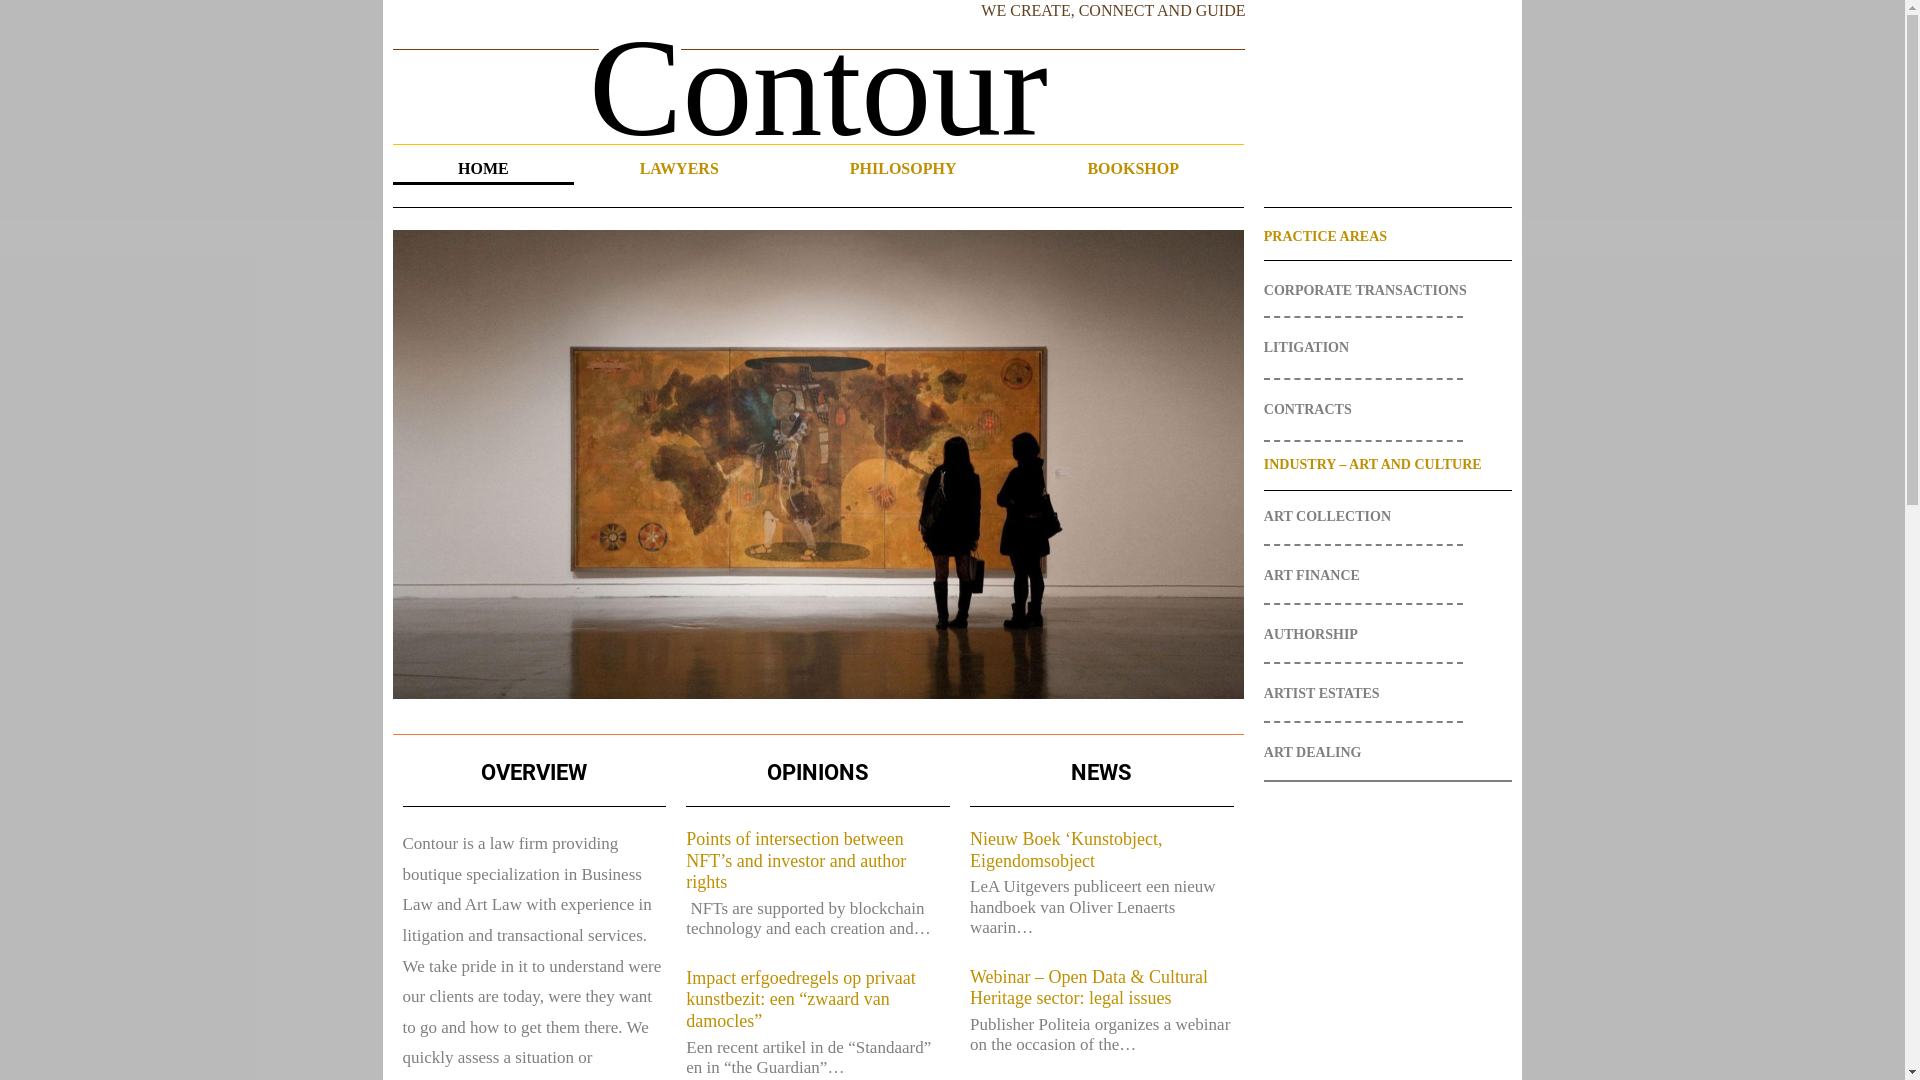 This screenshot has height=1080, width=1920. What do you see at coordinates (483, 168) in the screenshot?
I see `'HOME'` at bounding box center [483, 168].